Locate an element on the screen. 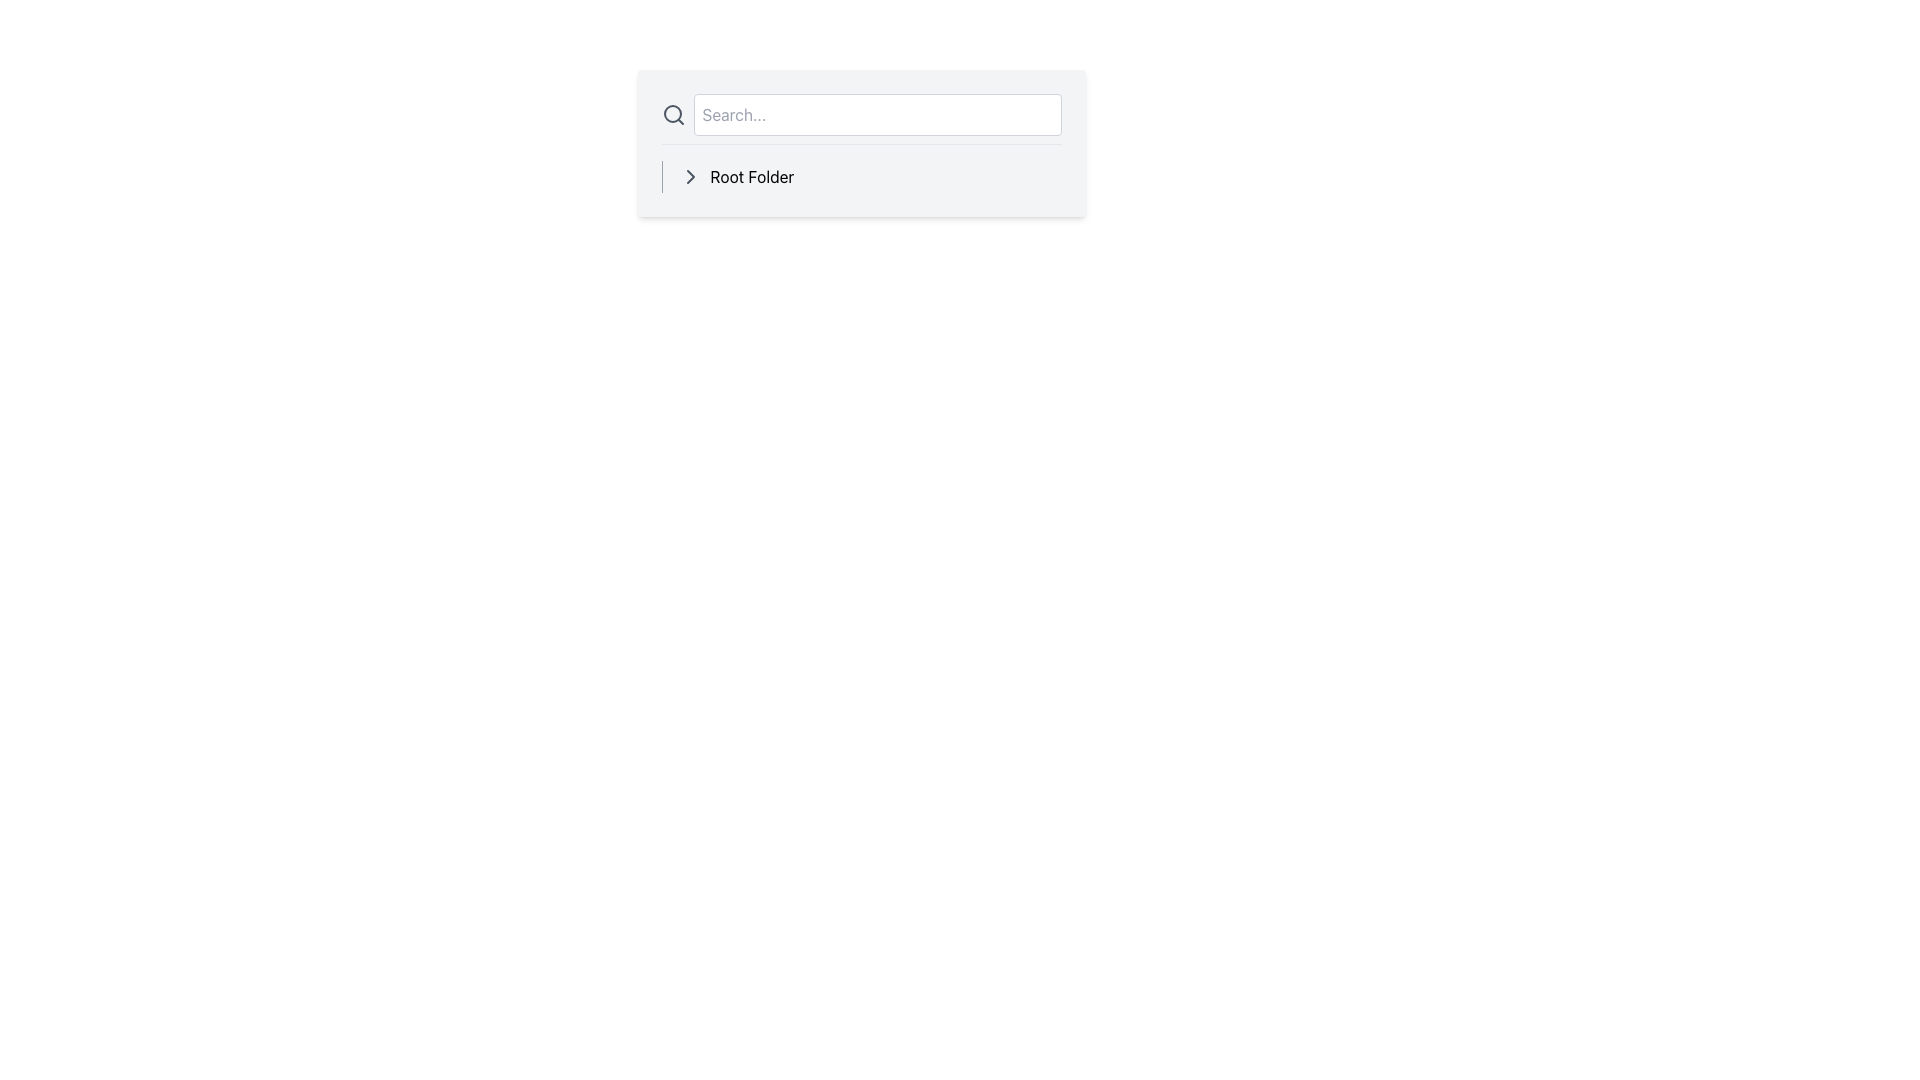 This screenshot has height=1080, width=1920. the circle element of the magnifying glass icon, which serves as a visual indicator for search functionality, located within the SVG component of the Search panel is located at coordinates (672, 114).